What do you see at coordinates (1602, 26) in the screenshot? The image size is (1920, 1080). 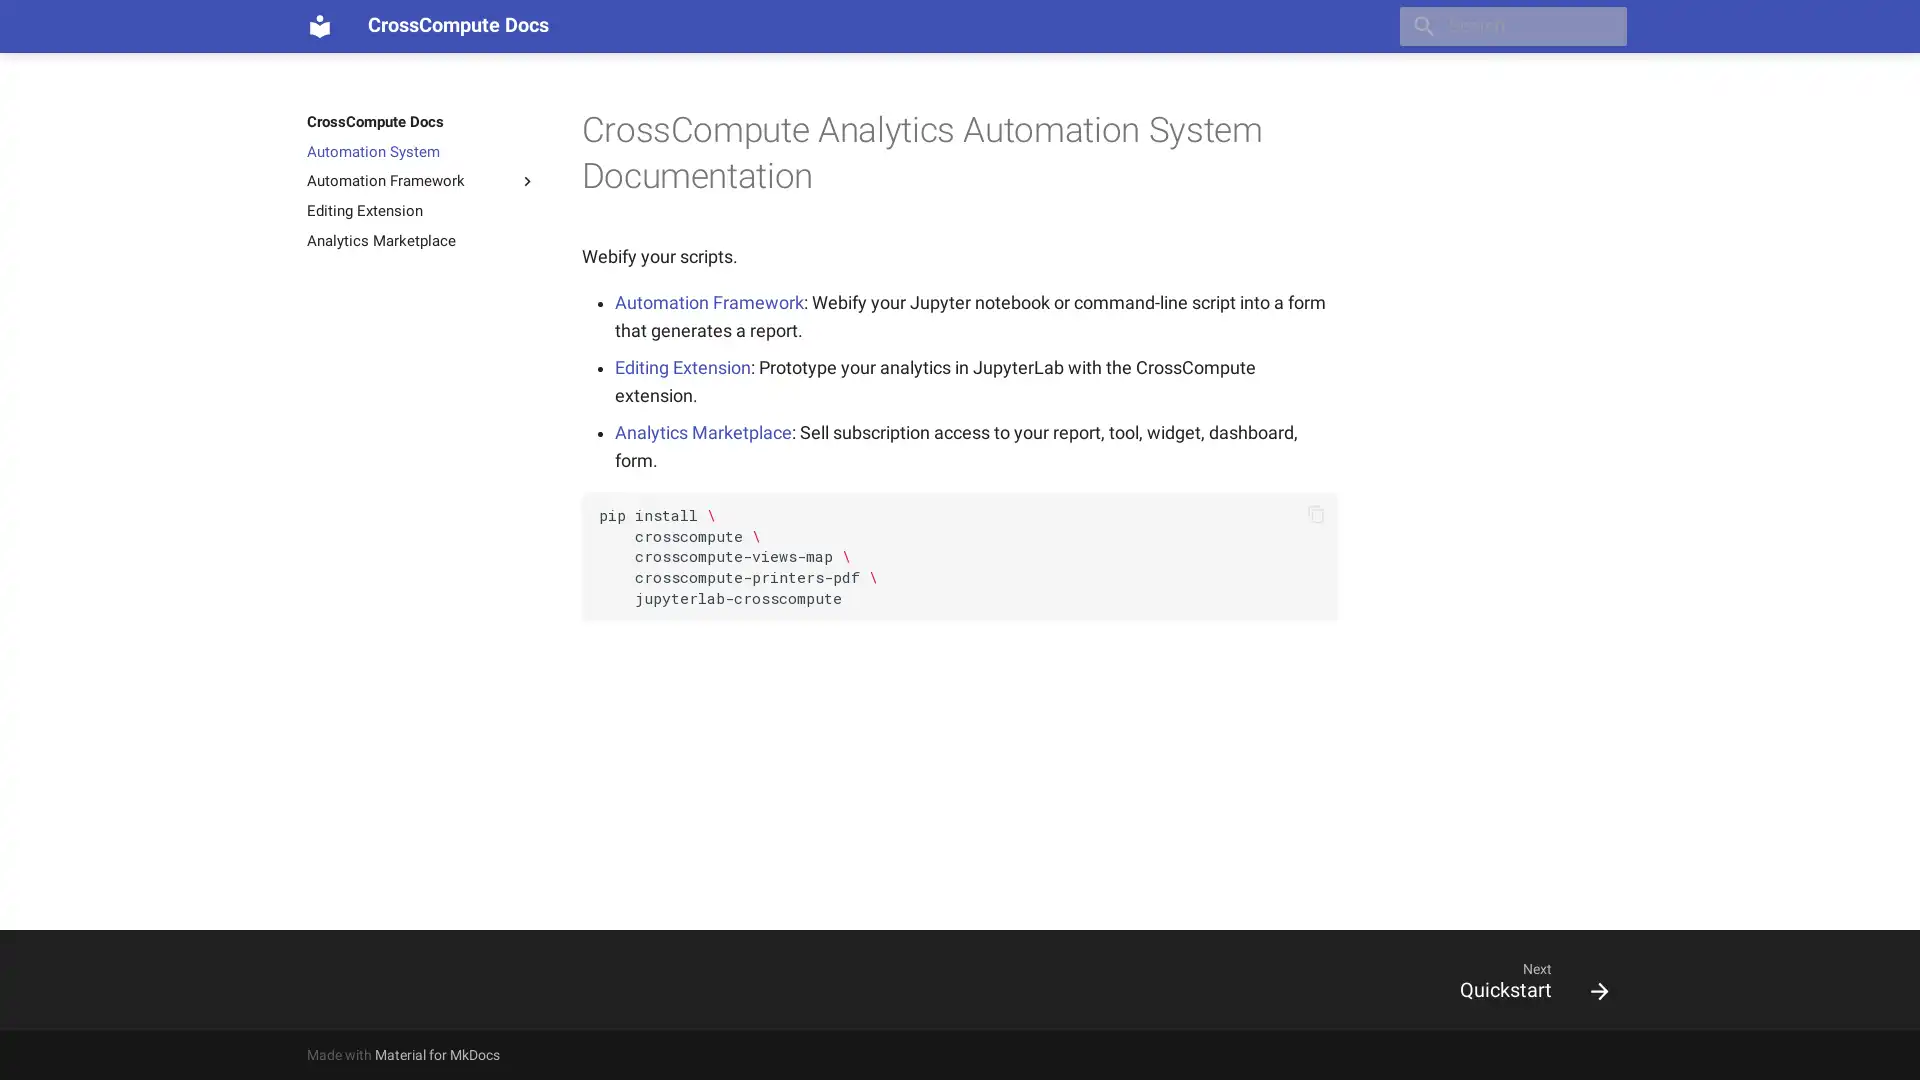 I see `Clear` at bounding box center [1602, 26].